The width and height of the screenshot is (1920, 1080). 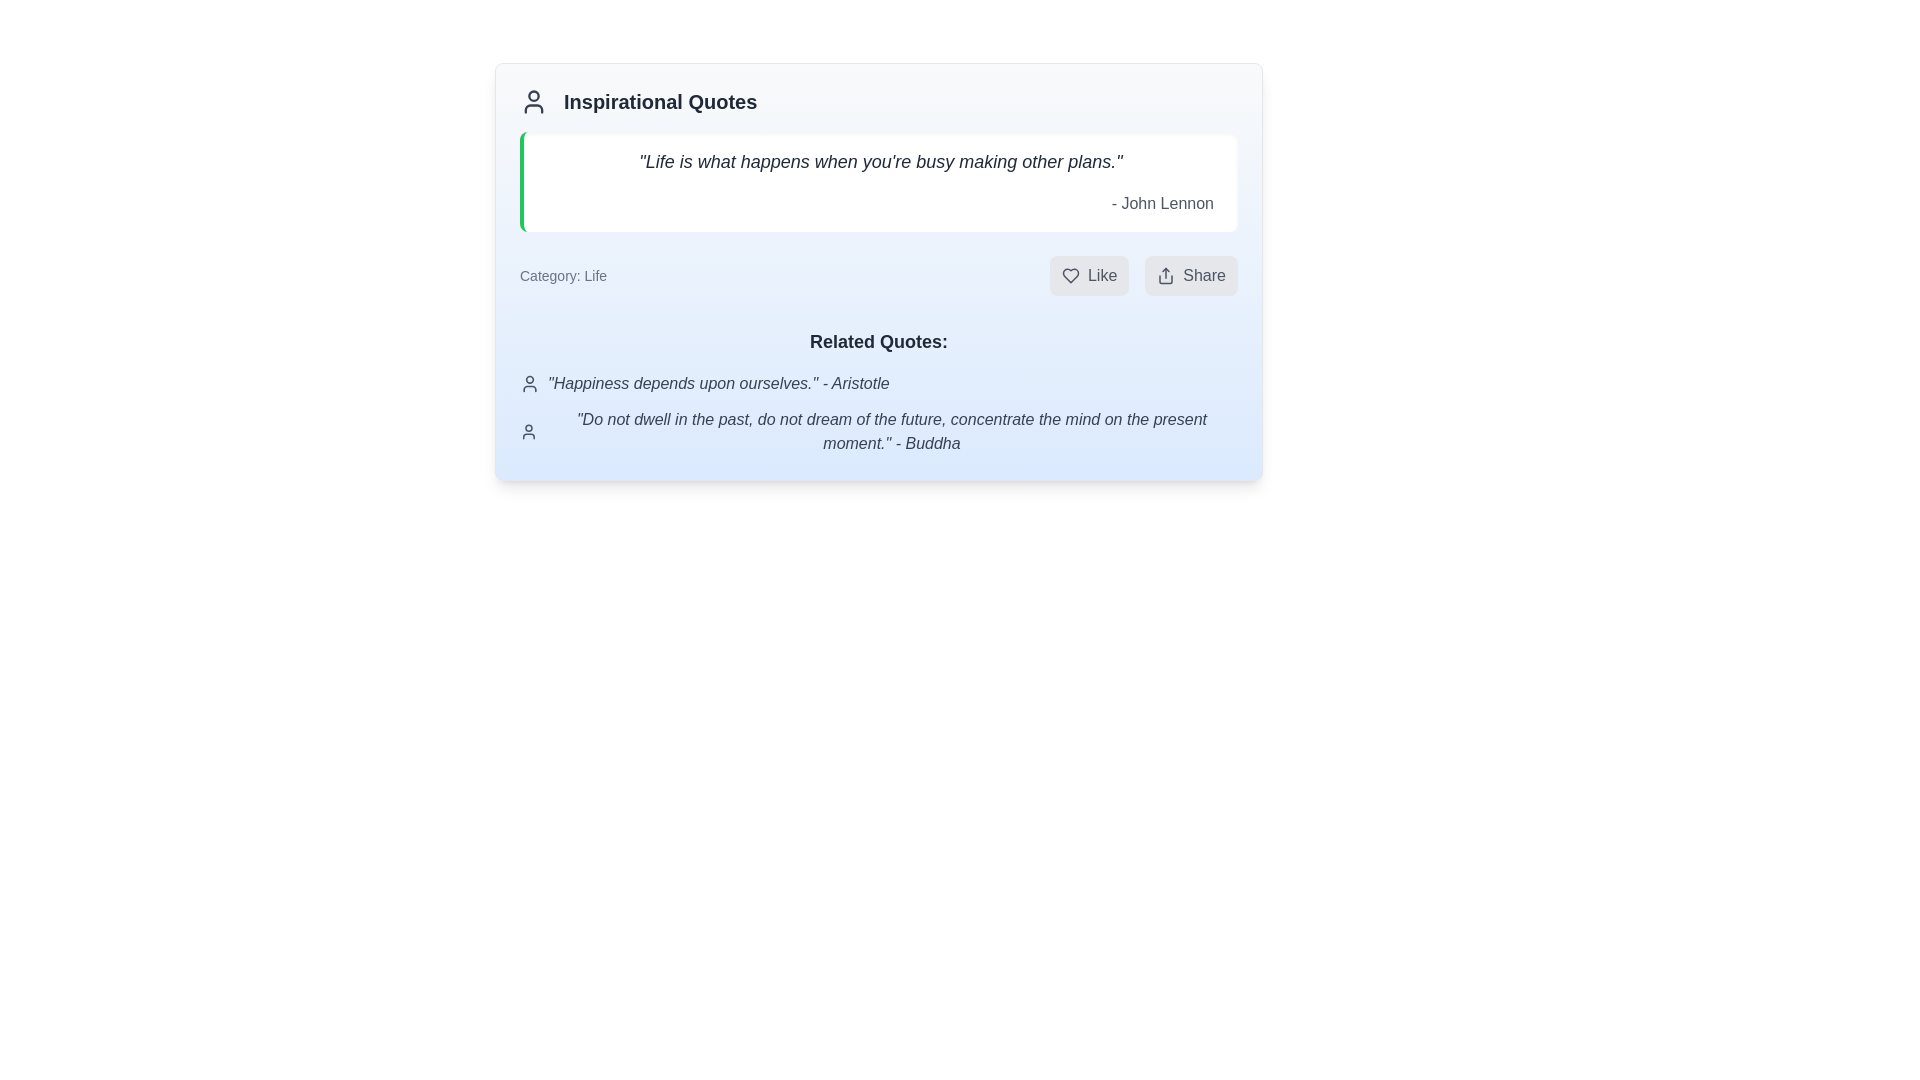 What do you see at coordinates (1088, 276) in the screenshot?
I see `the 'Like' button, which is the first button in a horizontally arranged group of two buttons, located below a quote and to the left of the 'Share' button` at bounding box center [1088, 276].